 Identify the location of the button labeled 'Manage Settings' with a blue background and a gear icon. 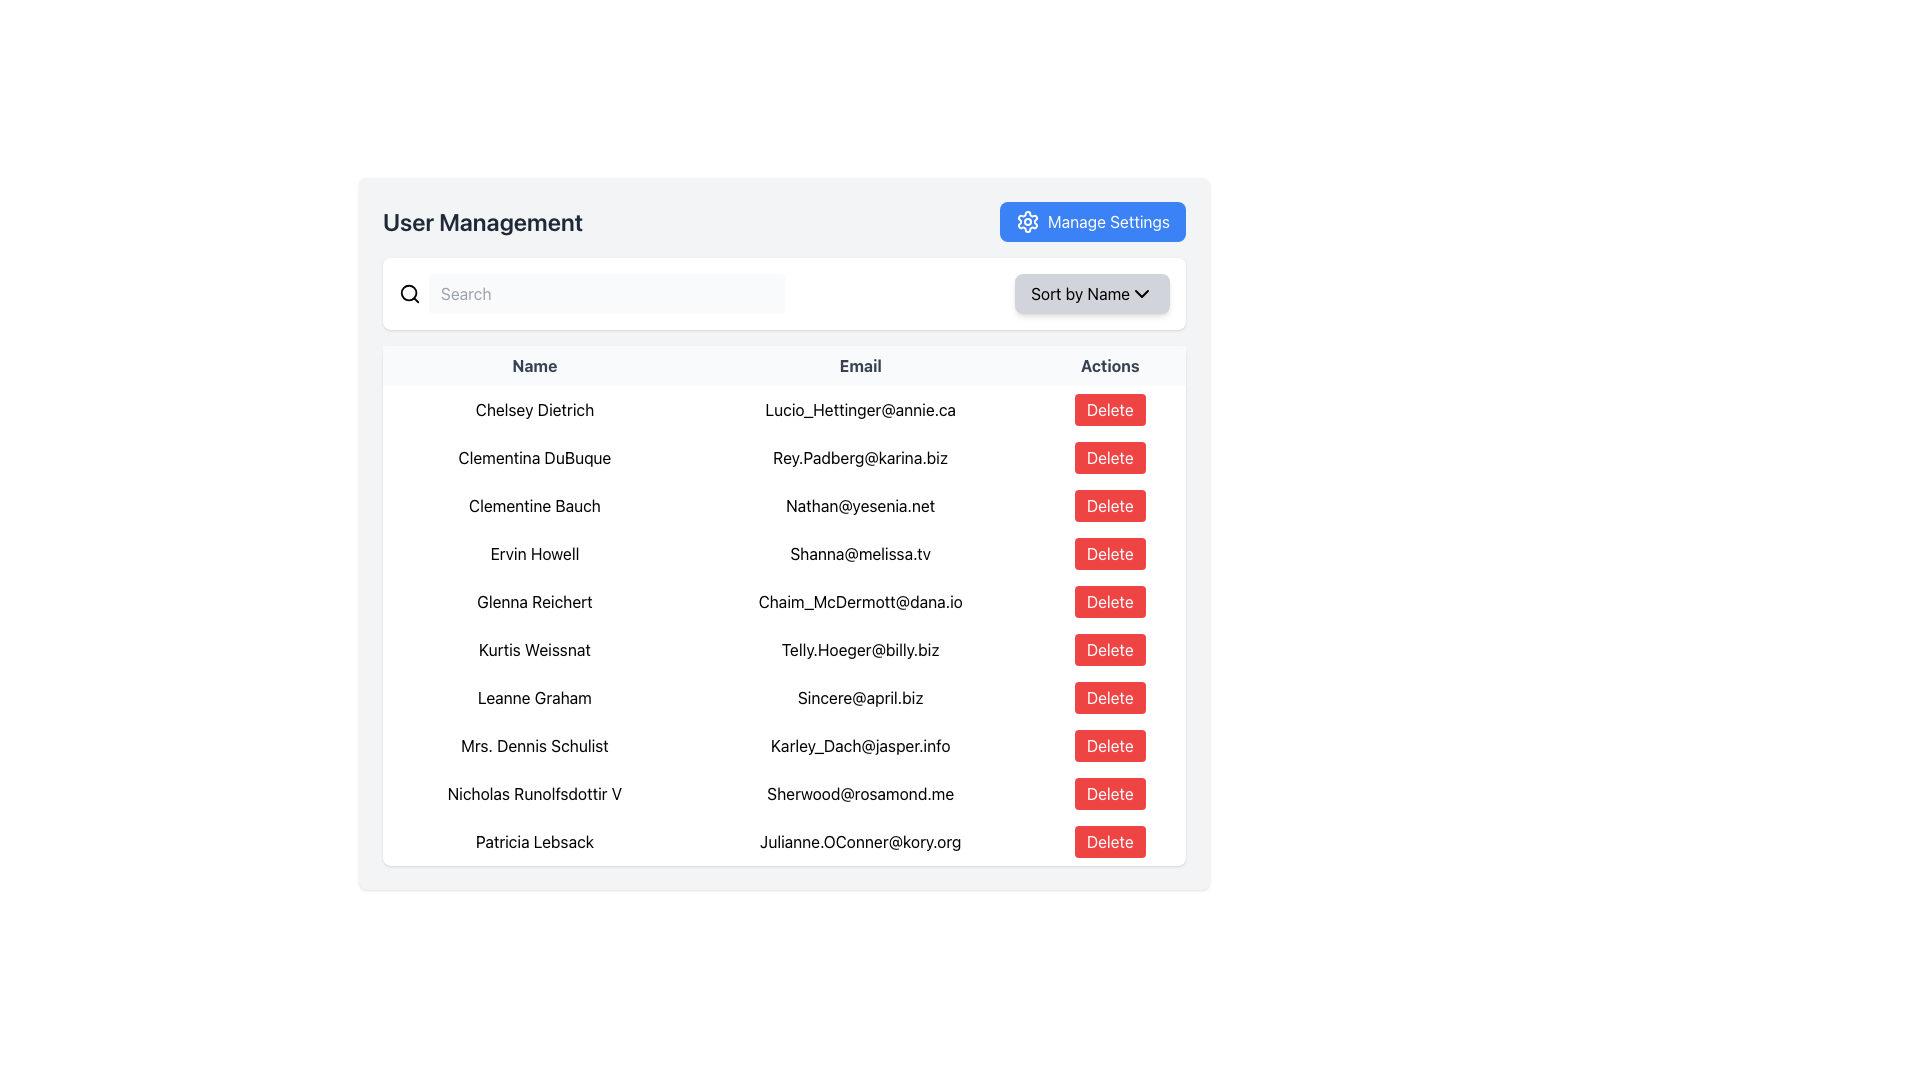
(1092, 222).